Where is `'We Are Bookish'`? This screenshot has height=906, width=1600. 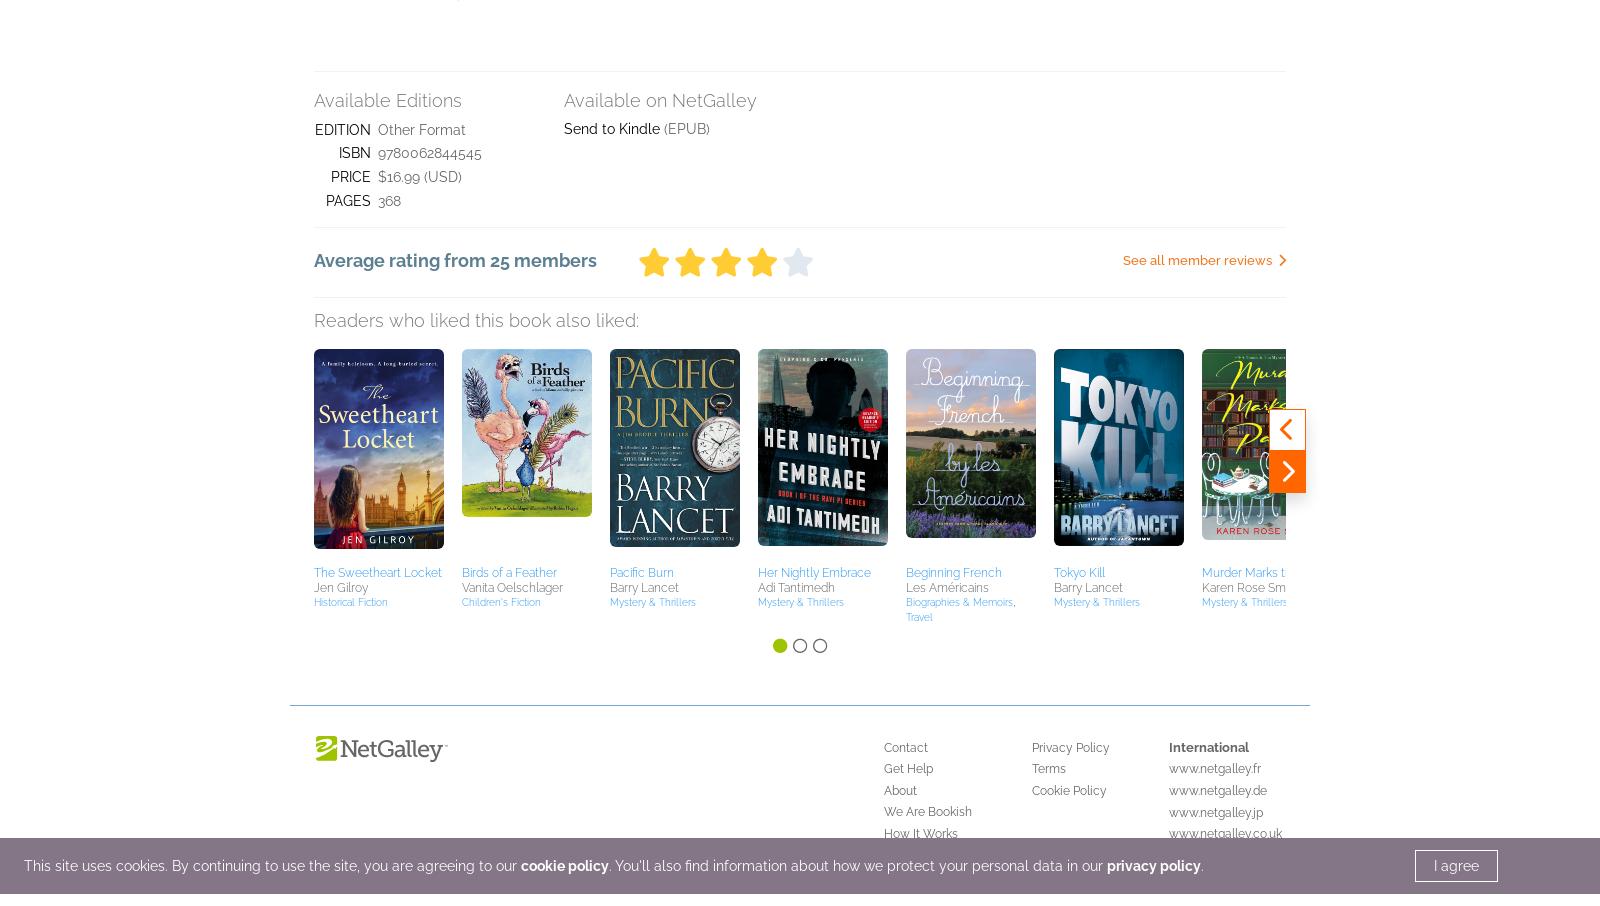
'We Are Bookish' is located at coordinates (882, 10).